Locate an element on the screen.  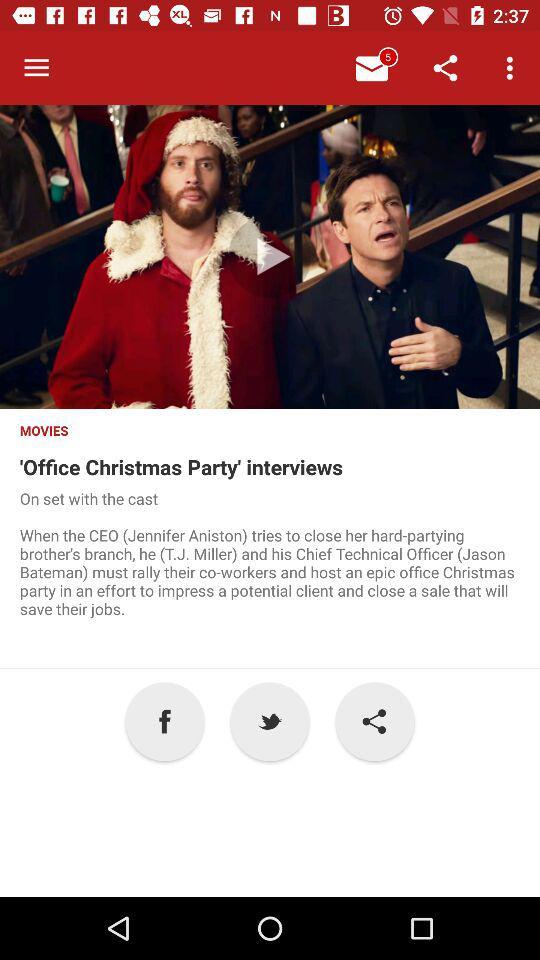
the a at the bottom left corner is located at coordinates (164, 720).